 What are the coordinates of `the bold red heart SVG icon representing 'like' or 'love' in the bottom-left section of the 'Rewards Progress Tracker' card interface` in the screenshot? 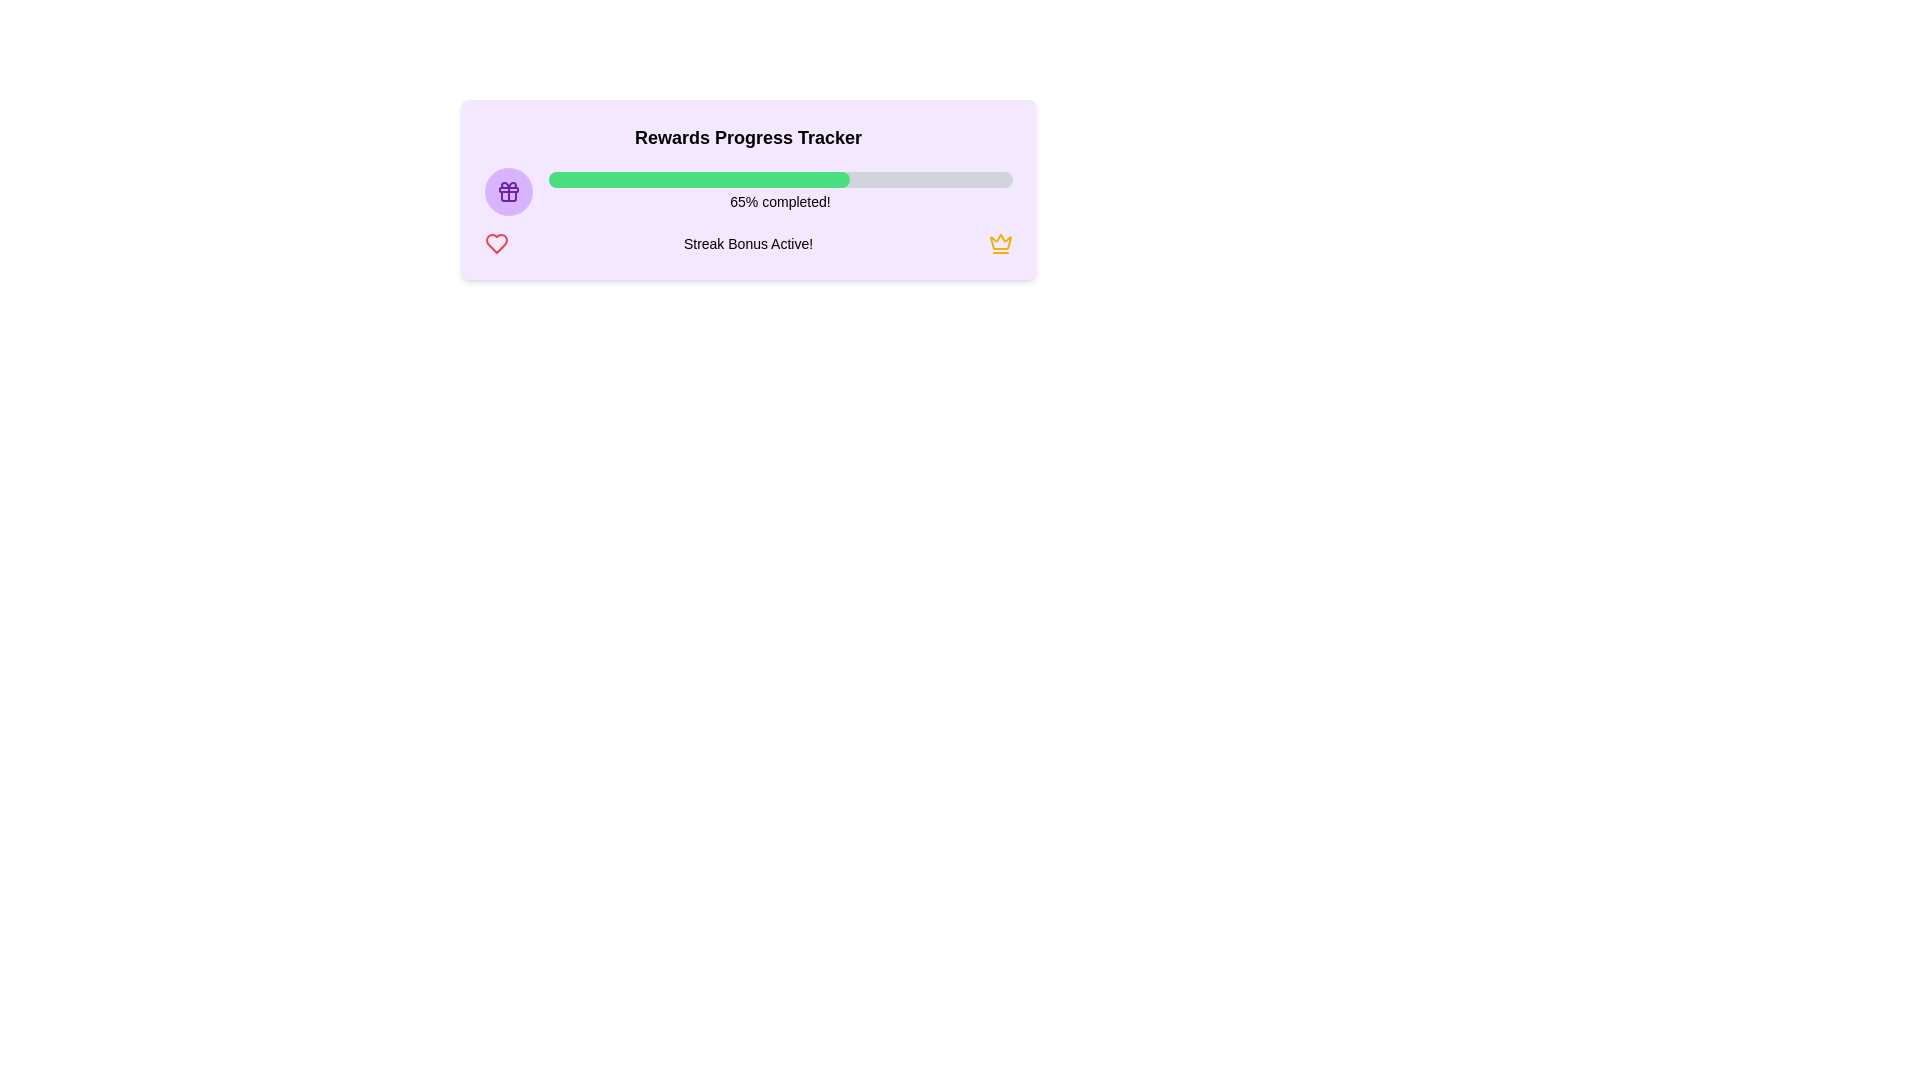 It's located at (496, 242).